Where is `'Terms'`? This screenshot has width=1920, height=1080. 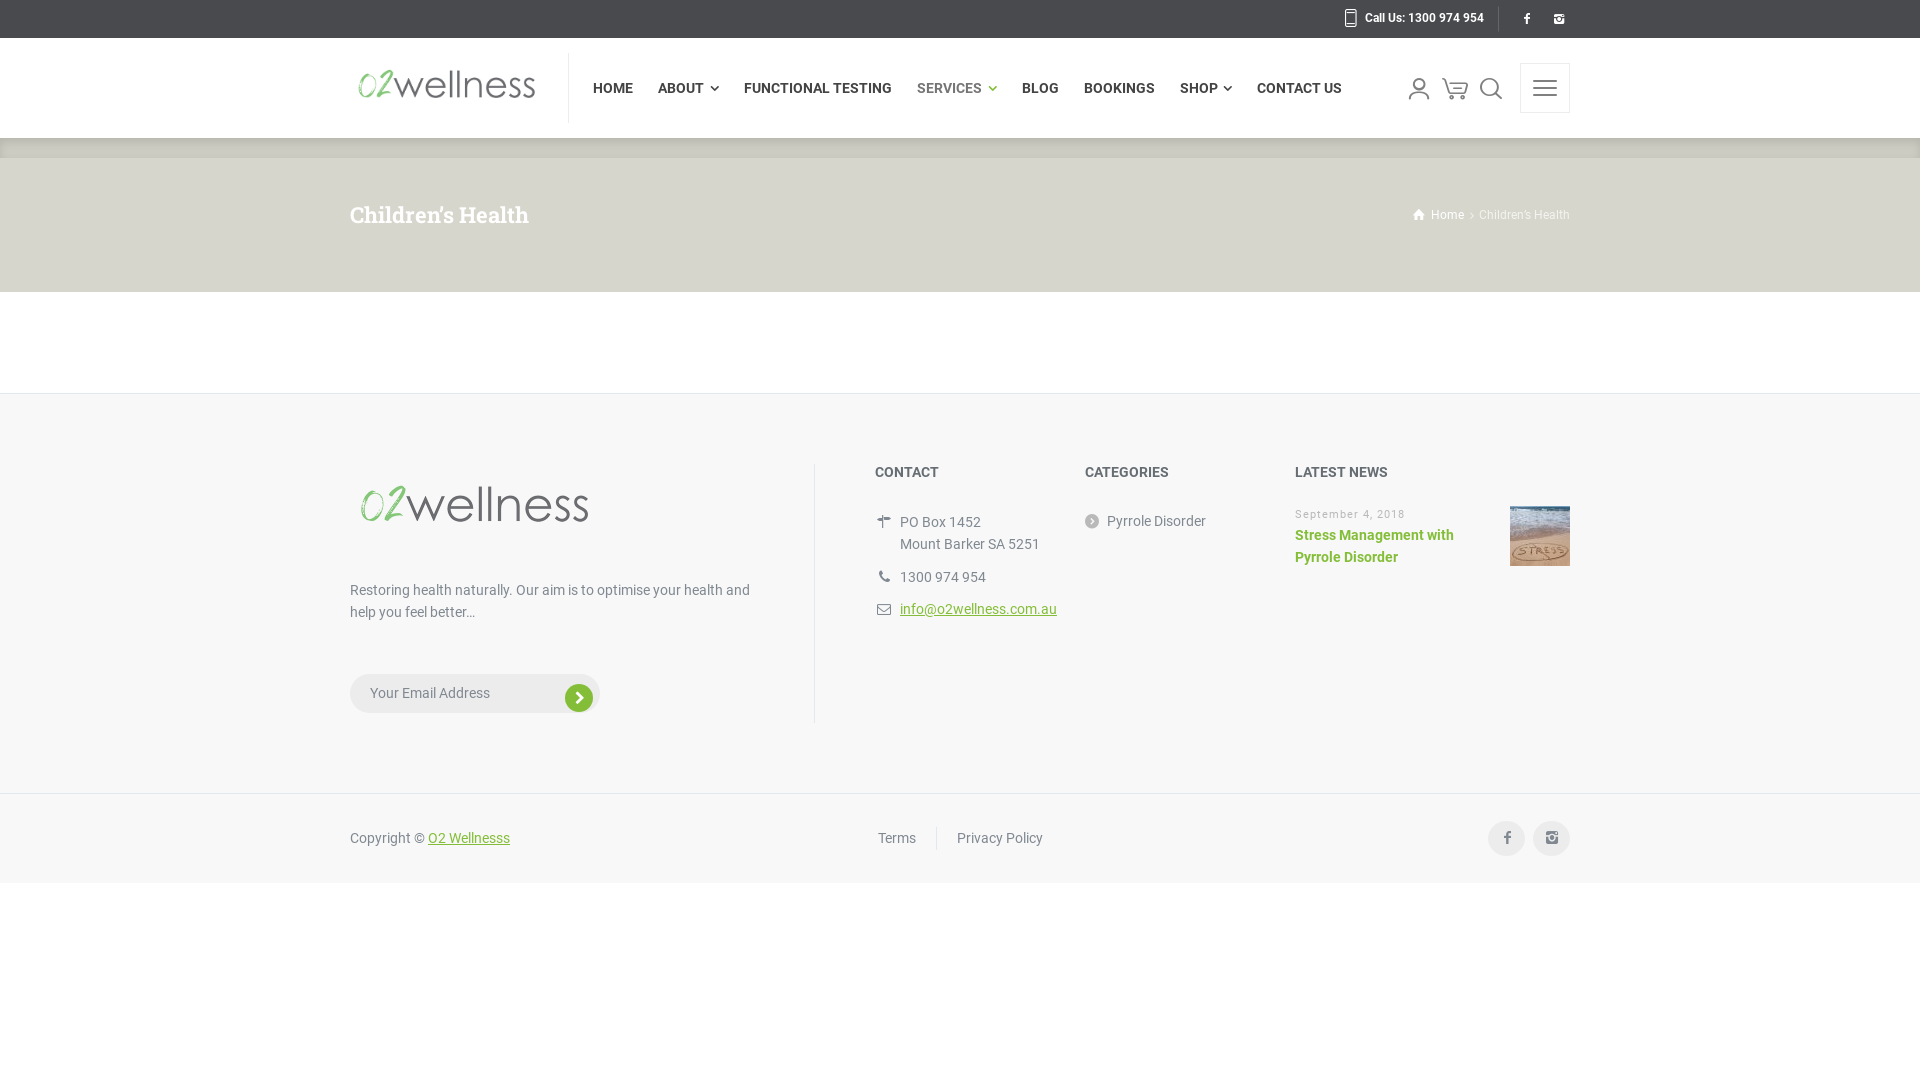
'Terms' is located at coordinates (896, 837).